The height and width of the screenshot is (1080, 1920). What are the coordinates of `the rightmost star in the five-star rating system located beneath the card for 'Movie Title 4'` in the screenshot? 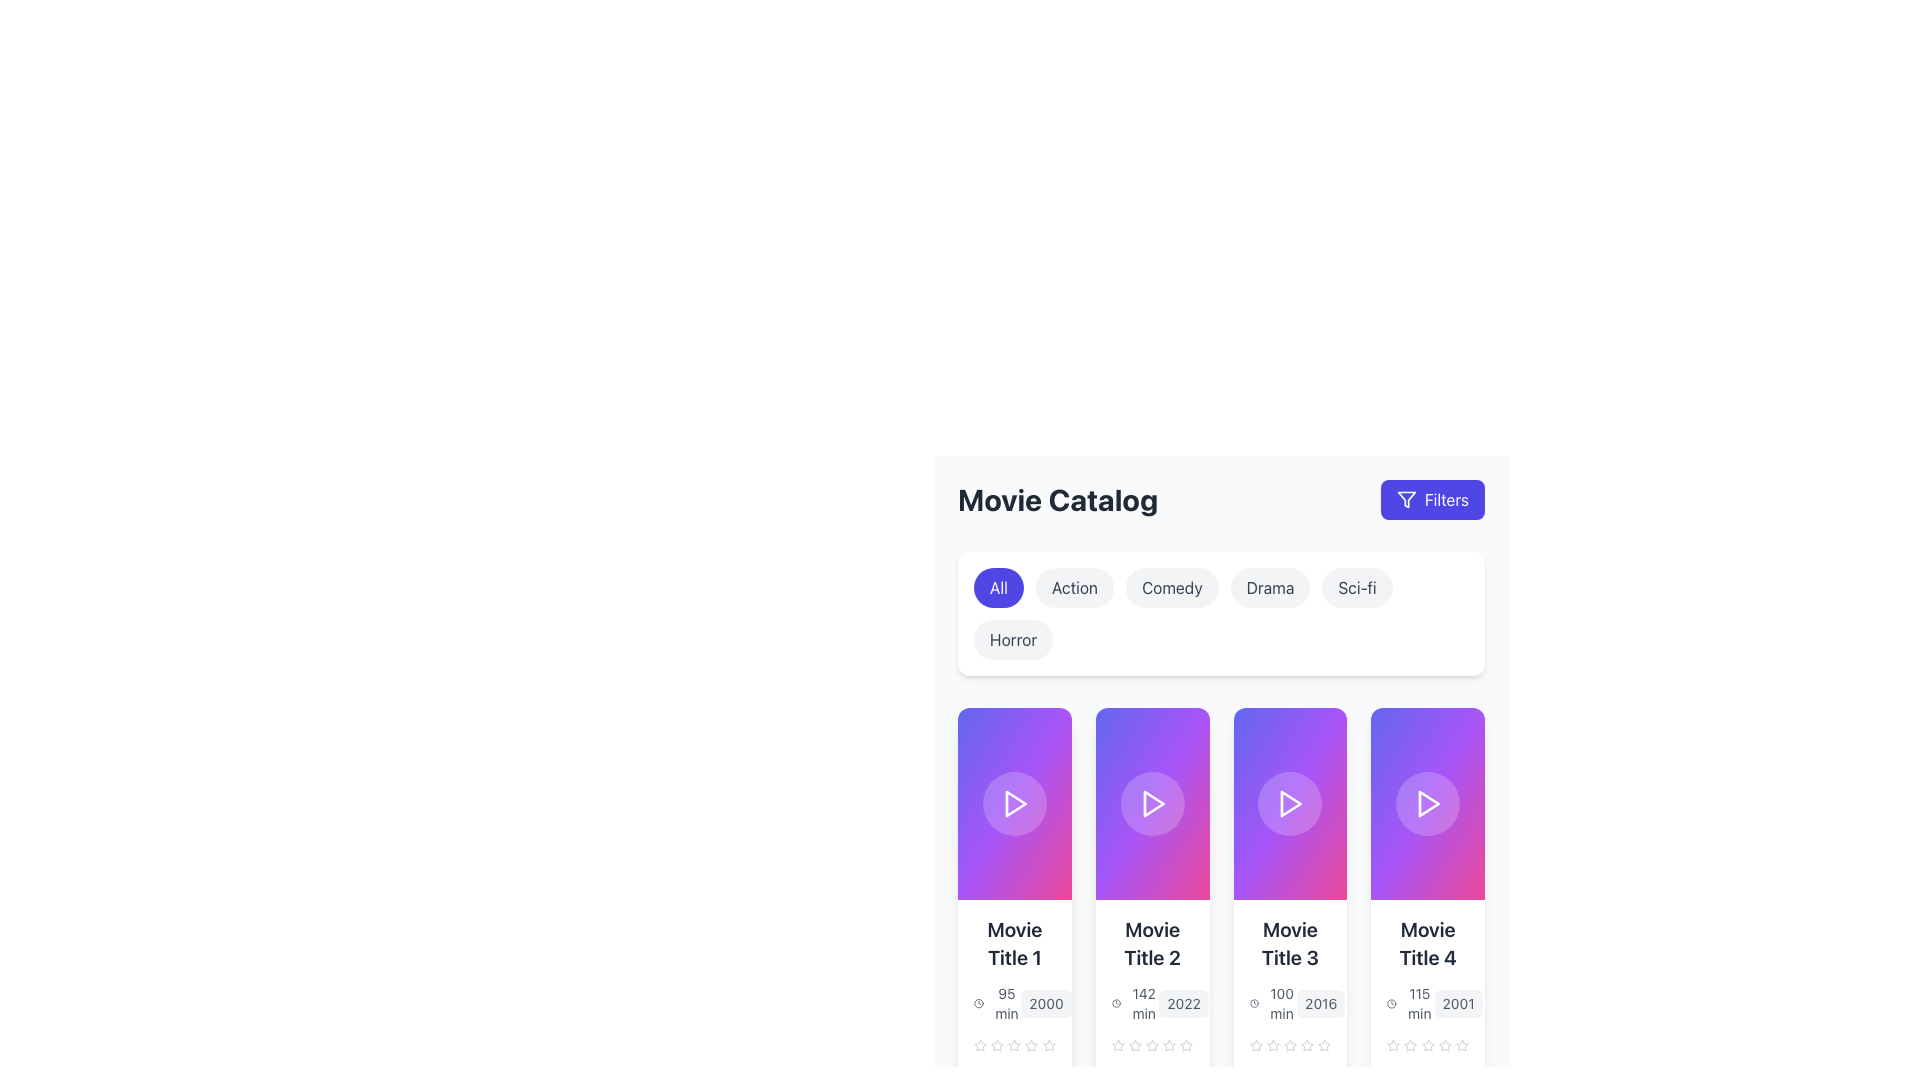 It's located at (1462, 1044).